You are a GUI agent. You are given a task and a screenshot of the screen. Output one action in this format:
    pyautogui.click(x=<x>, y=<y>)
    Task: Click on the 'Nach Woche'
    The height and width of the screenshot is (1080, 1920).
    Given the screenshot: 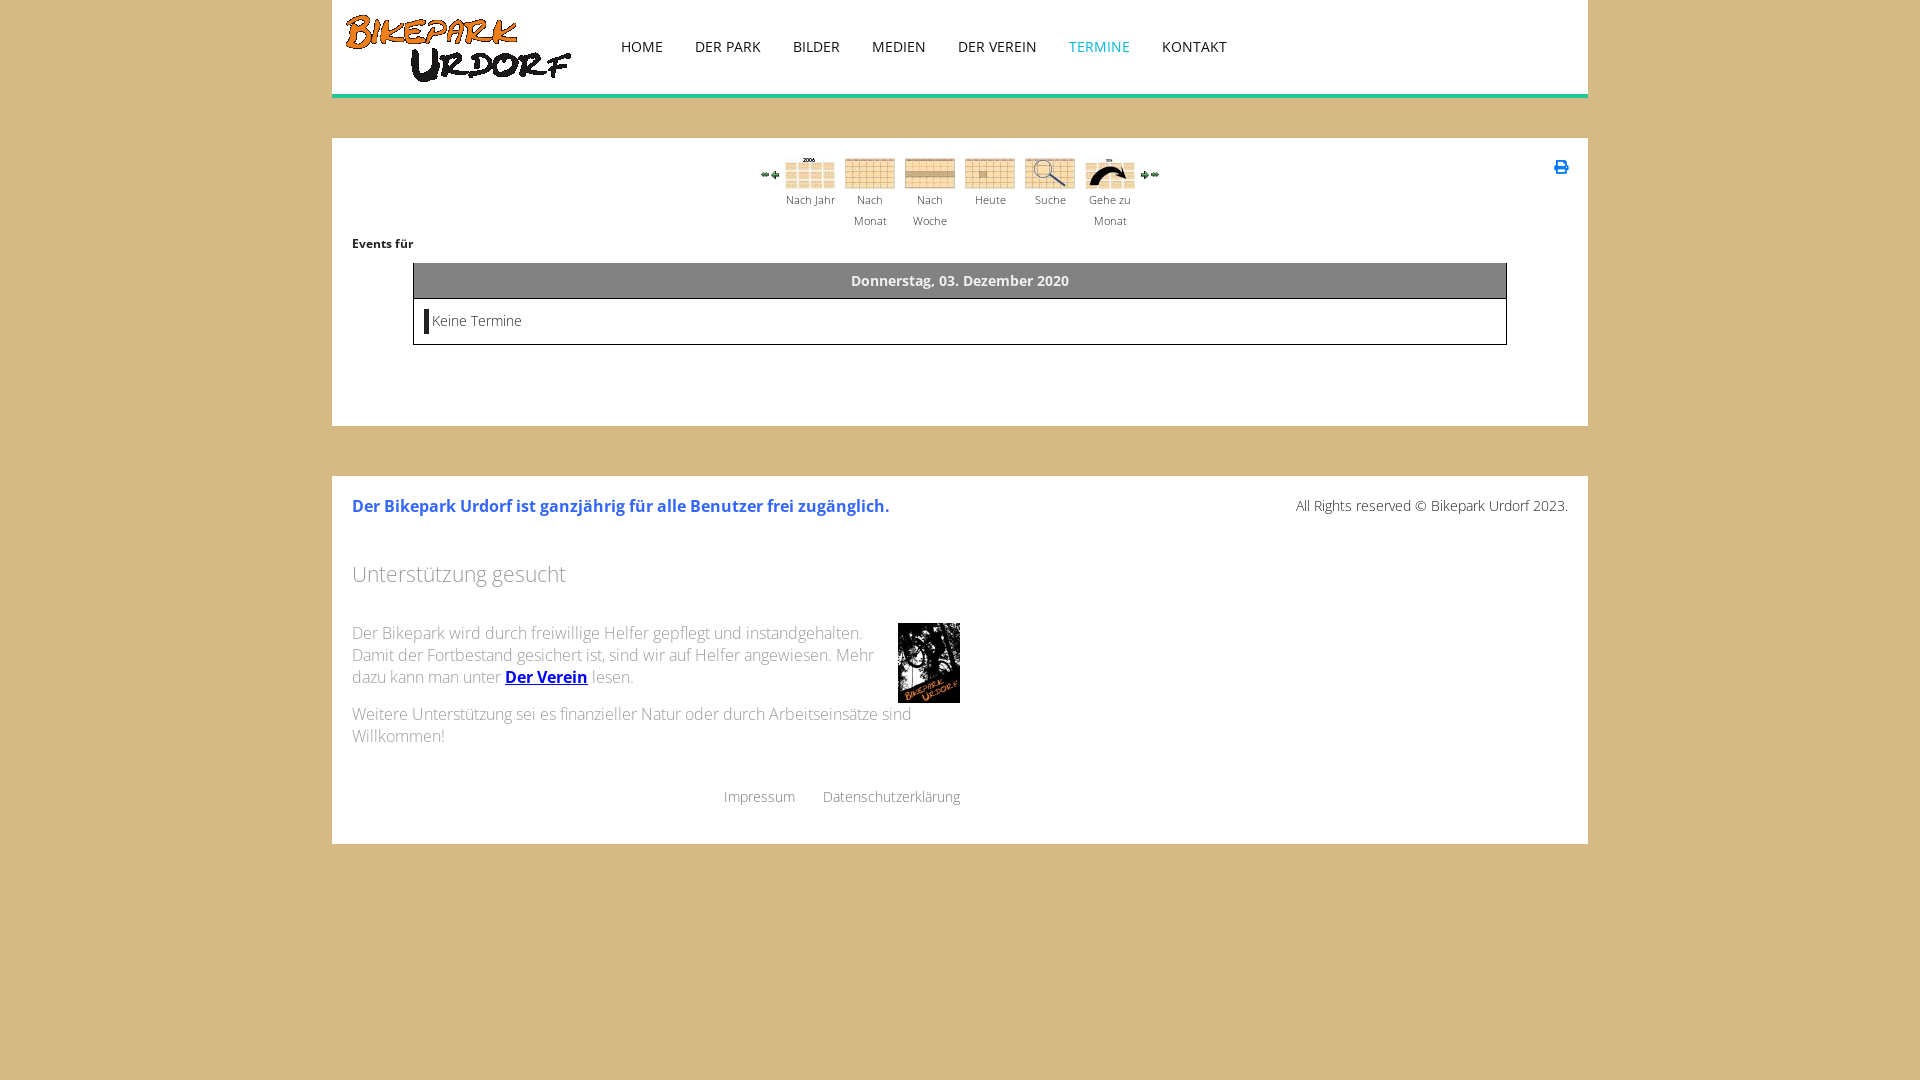 What is the action you would take?
    pyautogui.click(x=929, y=170)
    